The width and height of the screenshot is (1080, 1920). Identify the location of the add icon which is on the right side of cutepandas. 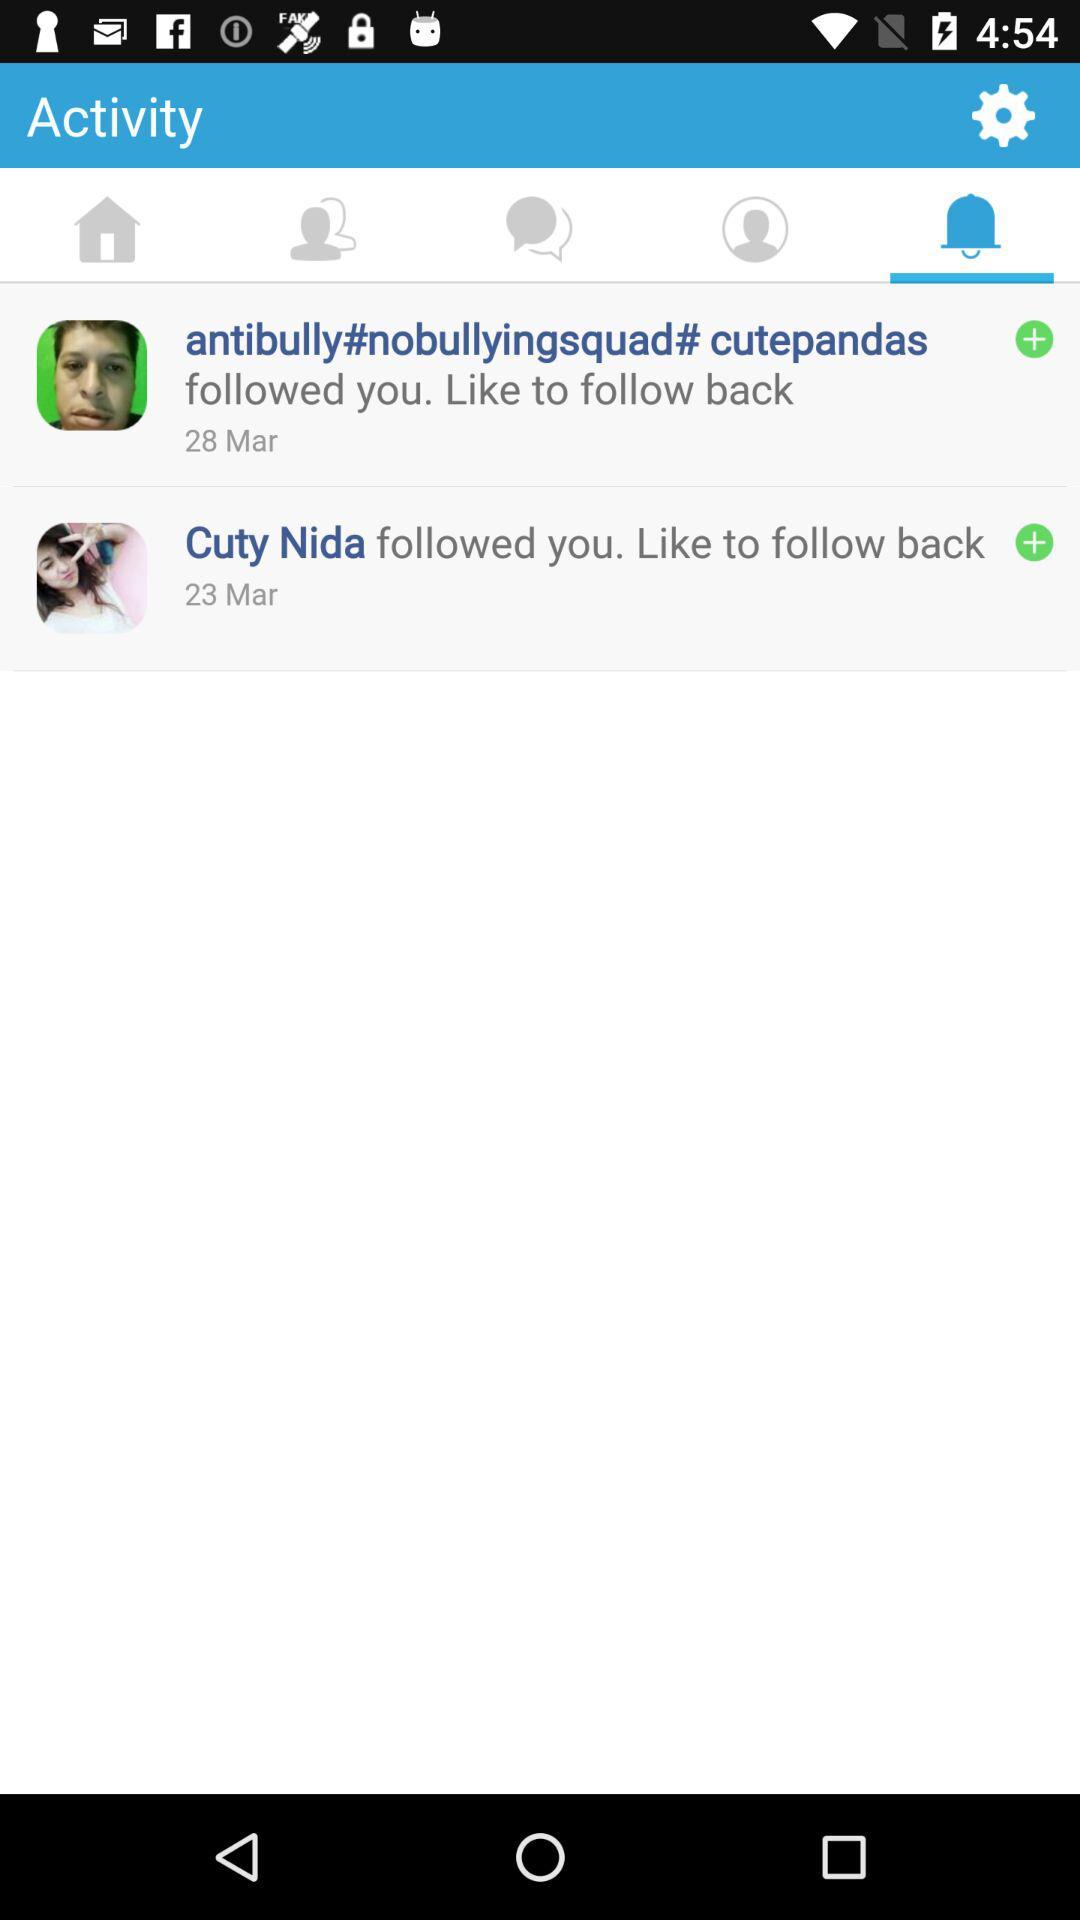
(1034, 339).